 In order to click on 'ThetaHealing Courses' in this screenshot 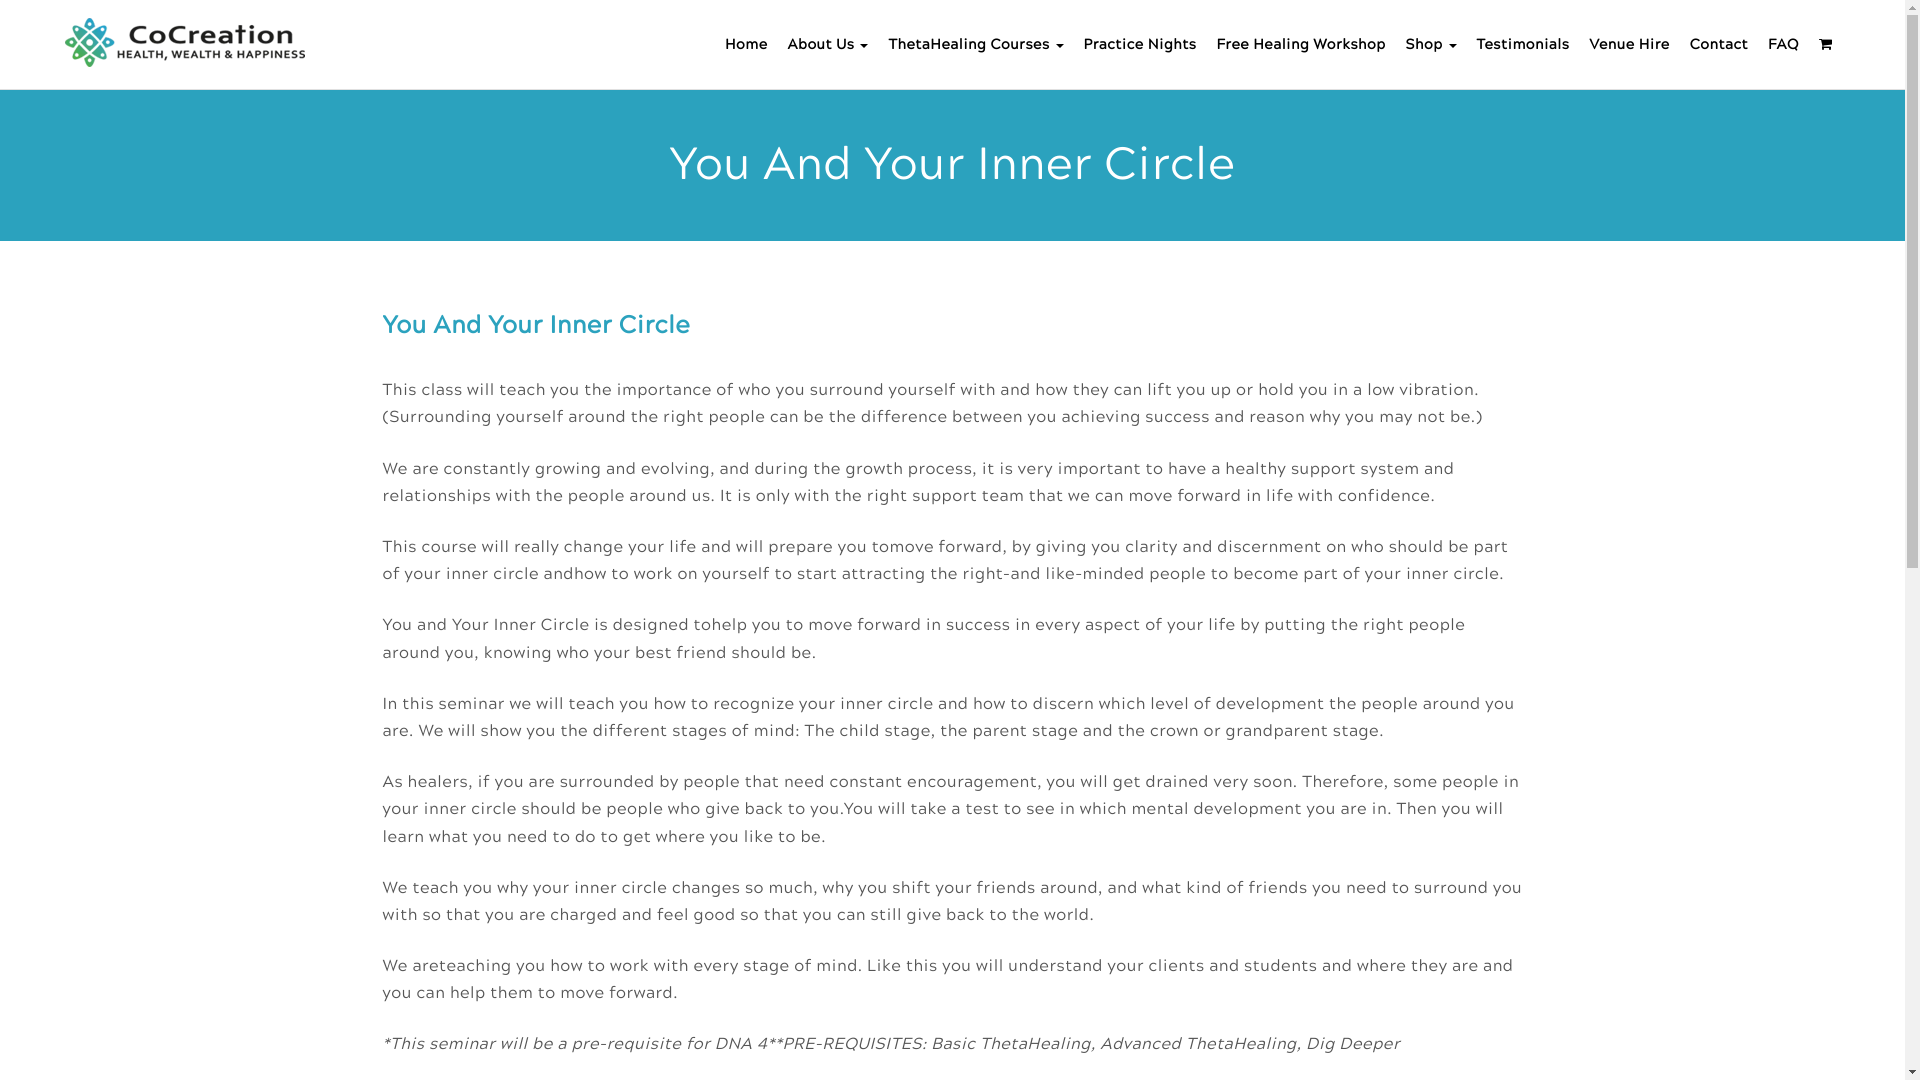, I will do `click(975, 42)`.